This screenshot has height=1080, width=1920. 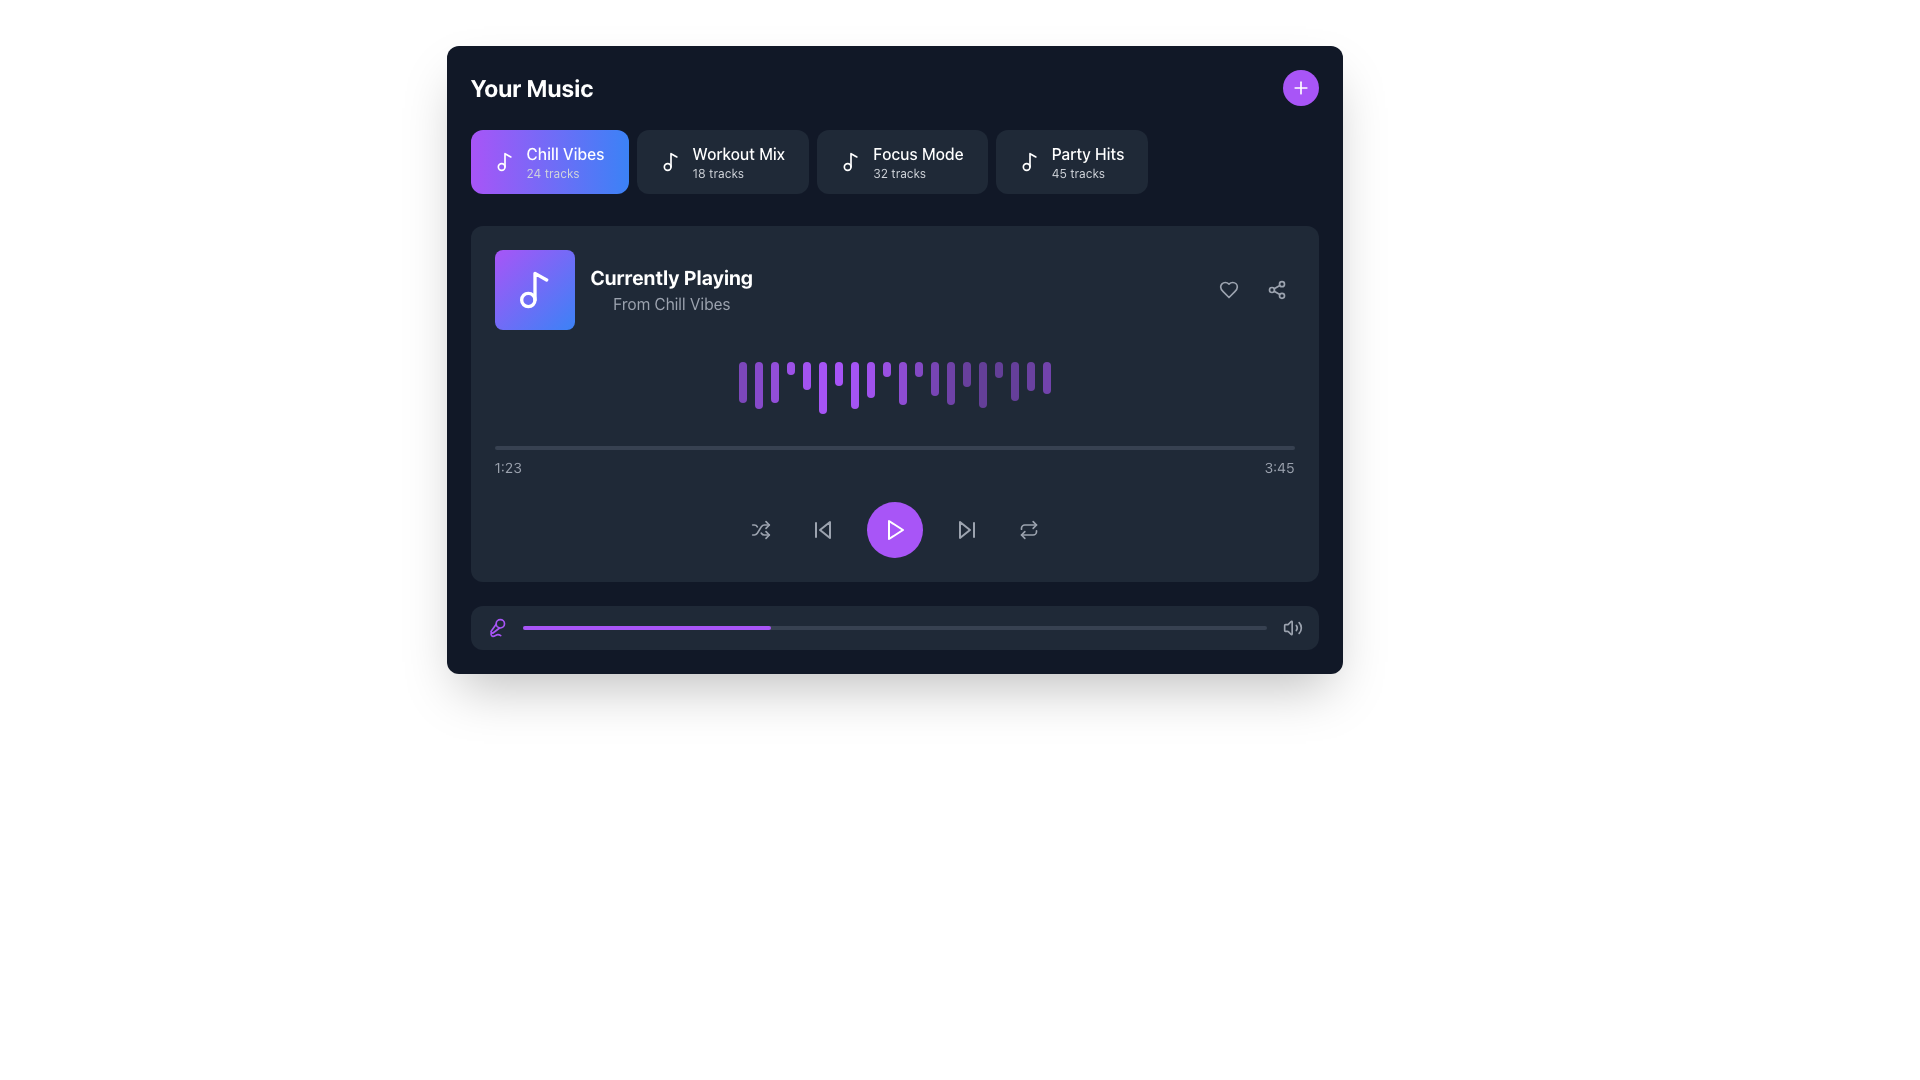 What do you see at coordinates (671, 304) in the screenshot?
I see `the Text Label displaying 'From Chill Vibes', which is located directly beneath the title 'Currently Playing' in the playback section of the application interface` at bounding box center [671, 304].